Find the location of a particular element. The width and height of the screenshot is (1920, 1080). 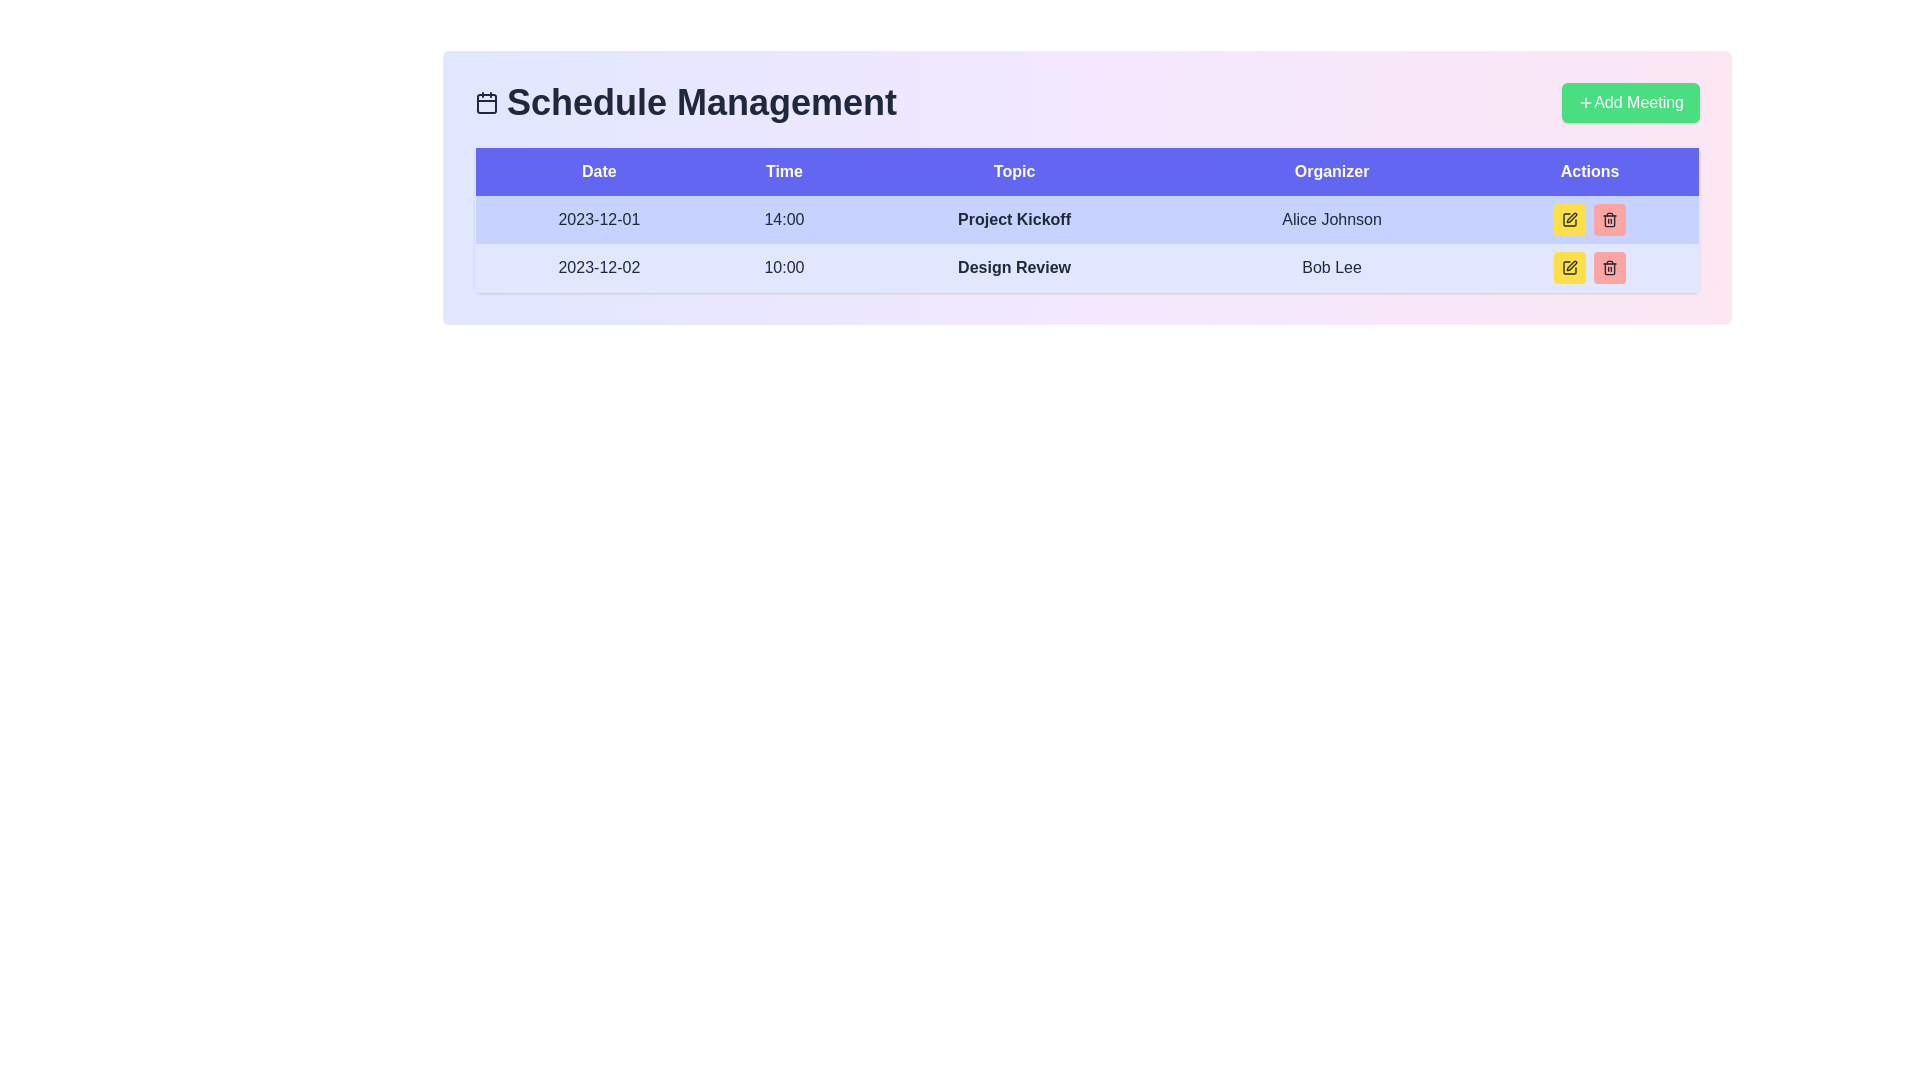

the text label 'Actions' styled with a white font on a purple background, located in the header row of a table in the scheduled management interface is located at coordinates (1589, 170).